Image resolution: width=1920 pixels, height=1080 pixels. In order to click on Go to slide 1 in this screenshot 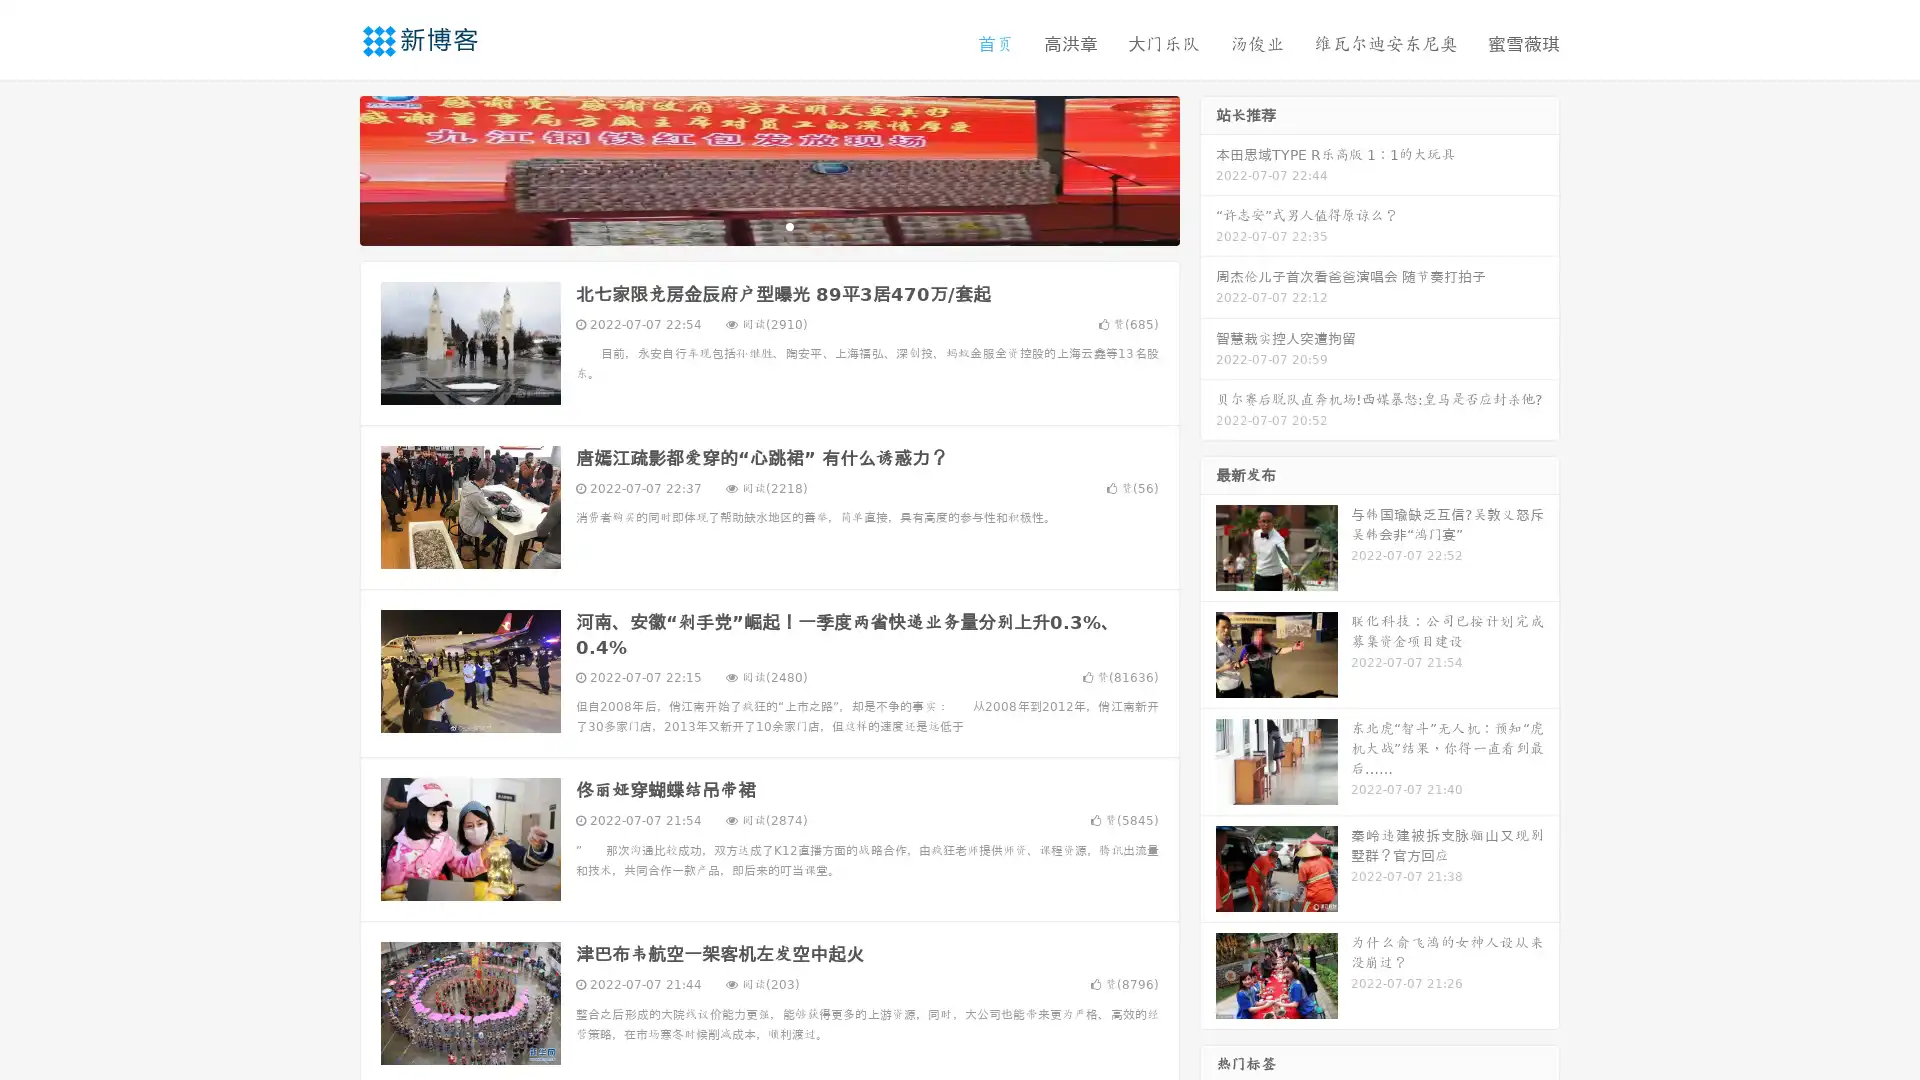, I will do `click(748, 225)`.